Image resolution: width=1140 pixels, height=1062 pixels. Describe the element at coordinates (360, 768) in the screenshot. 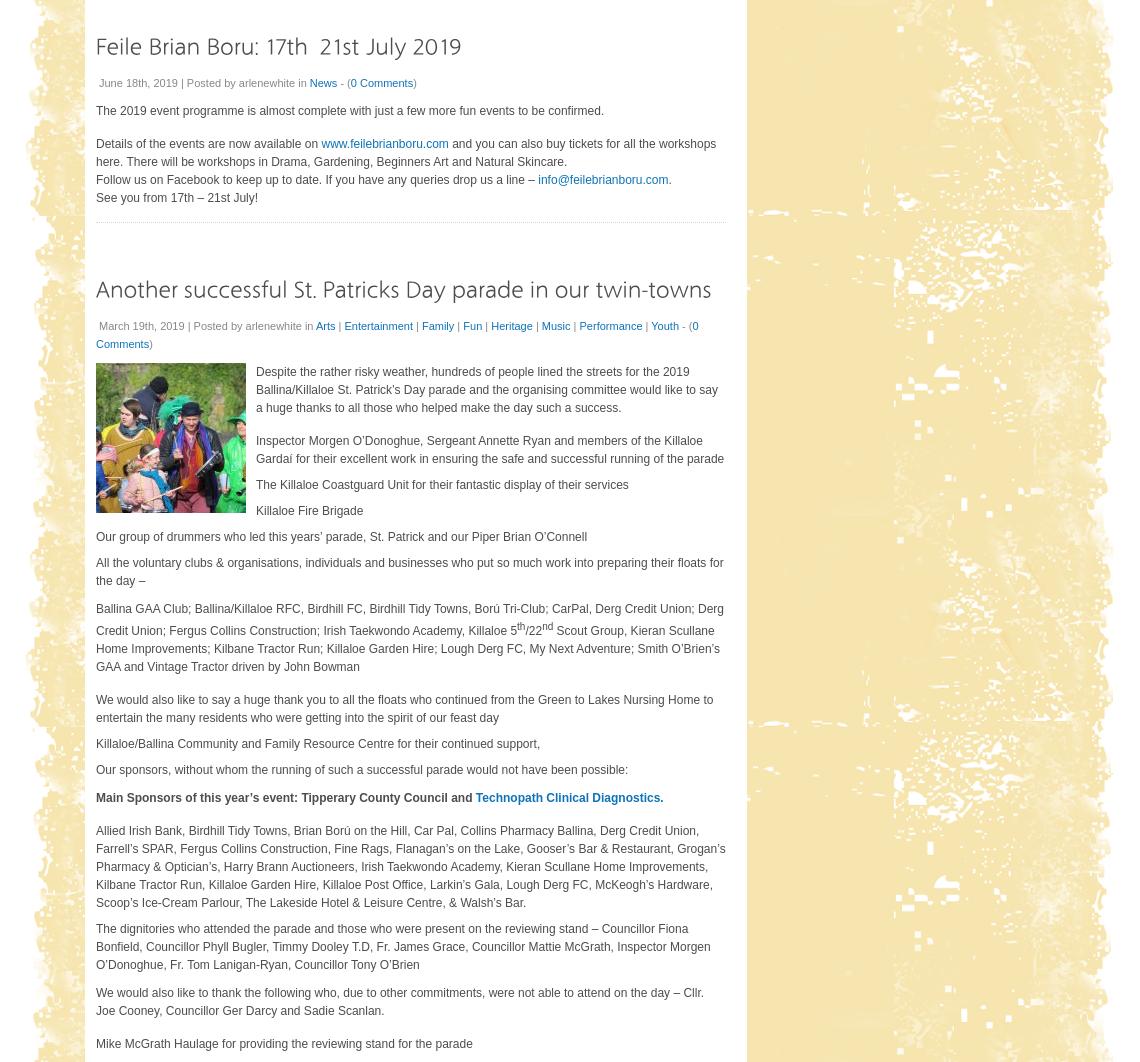

I see `'Our sponsors, without whom the running of such a successful parade would not have been possible:'` at that location.